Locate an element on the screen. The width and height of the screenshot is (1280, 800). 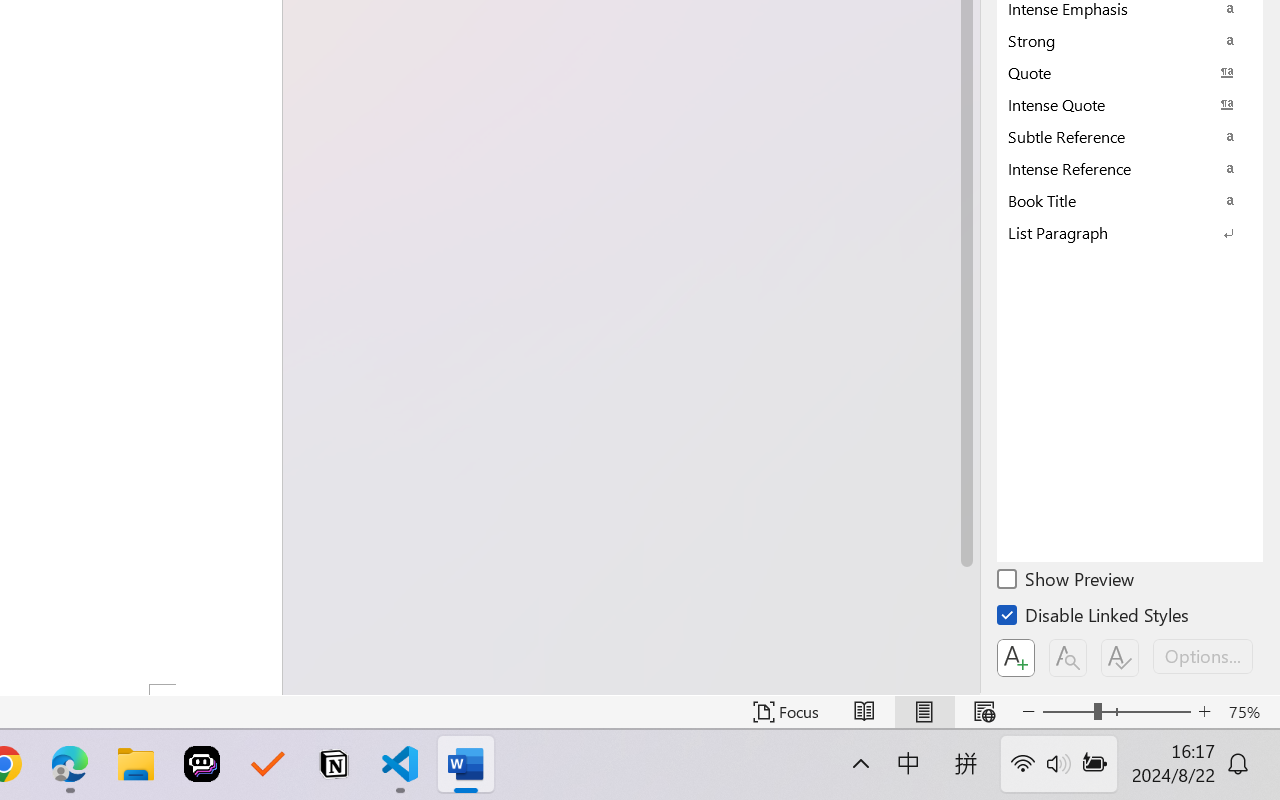
'Subtle Reference' is located at coordinates (1130, 136).